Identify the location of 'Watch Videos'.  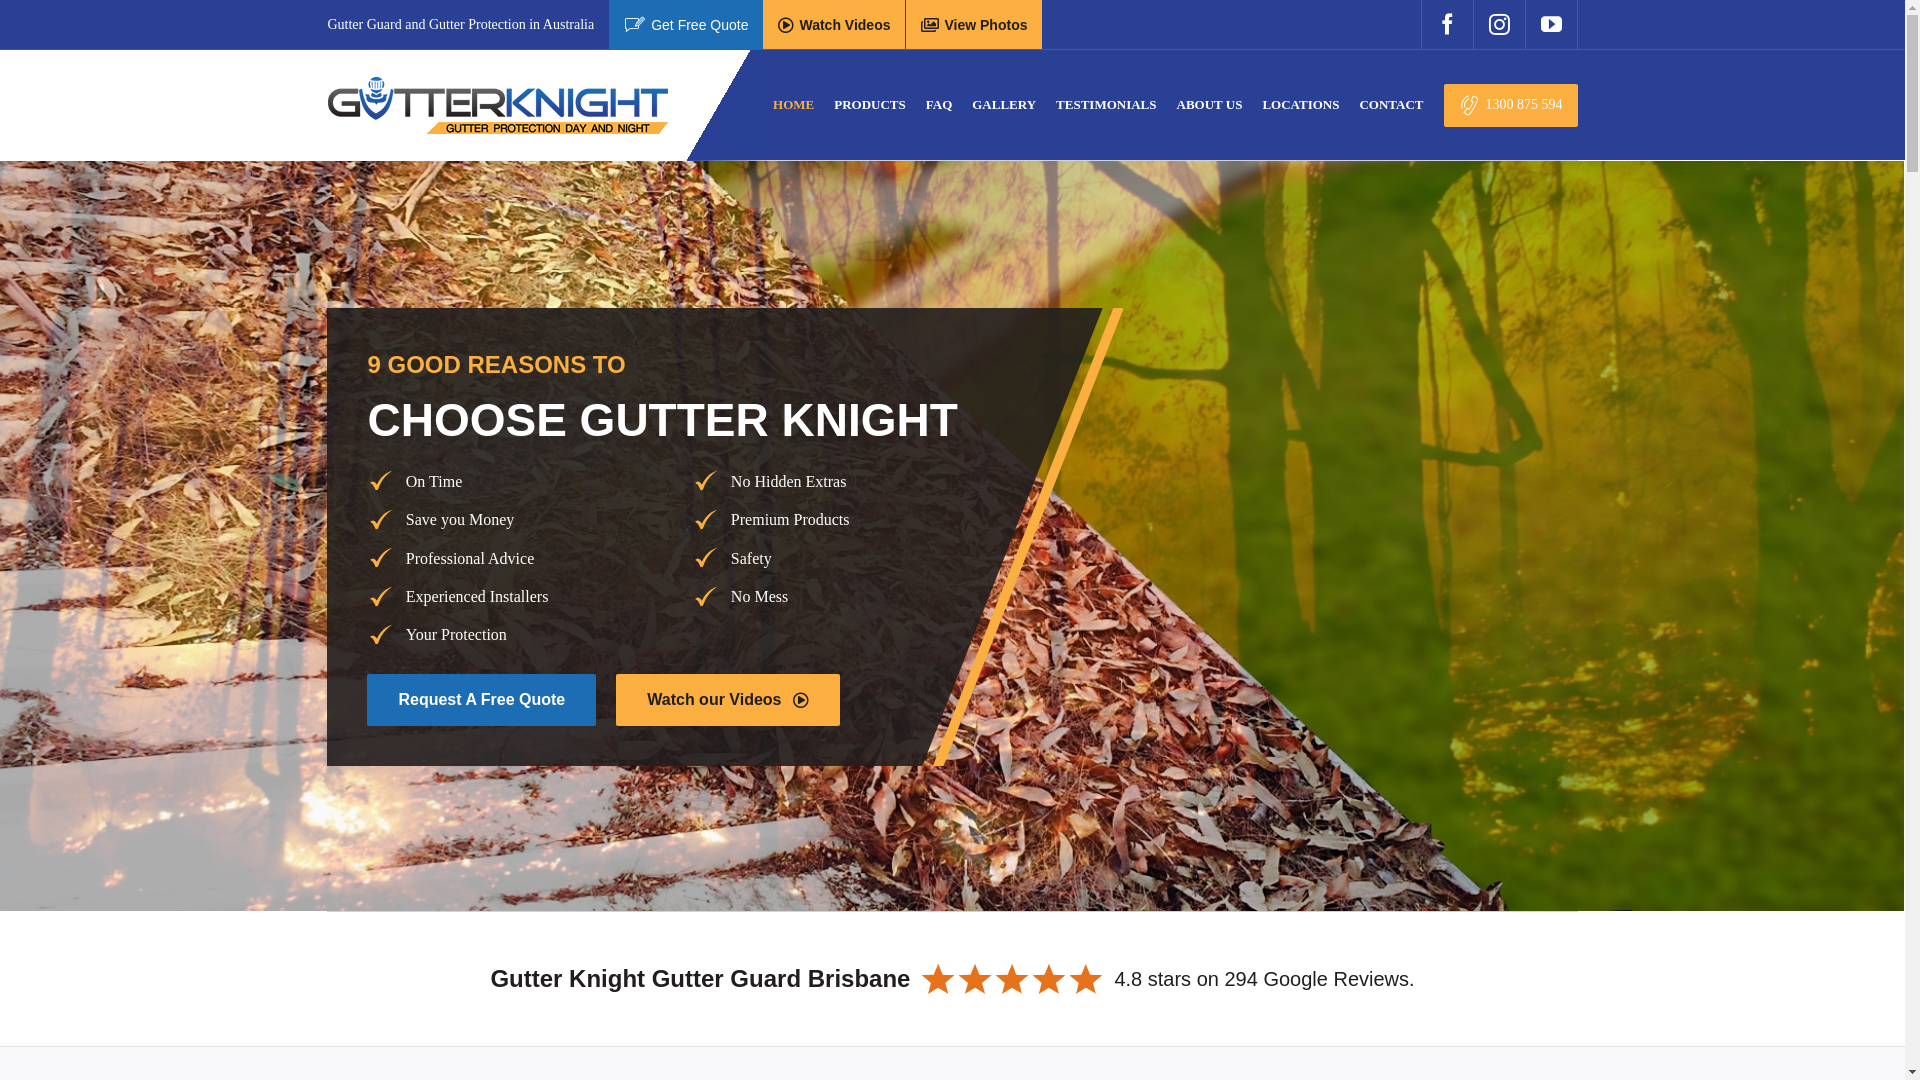
(834, 24).